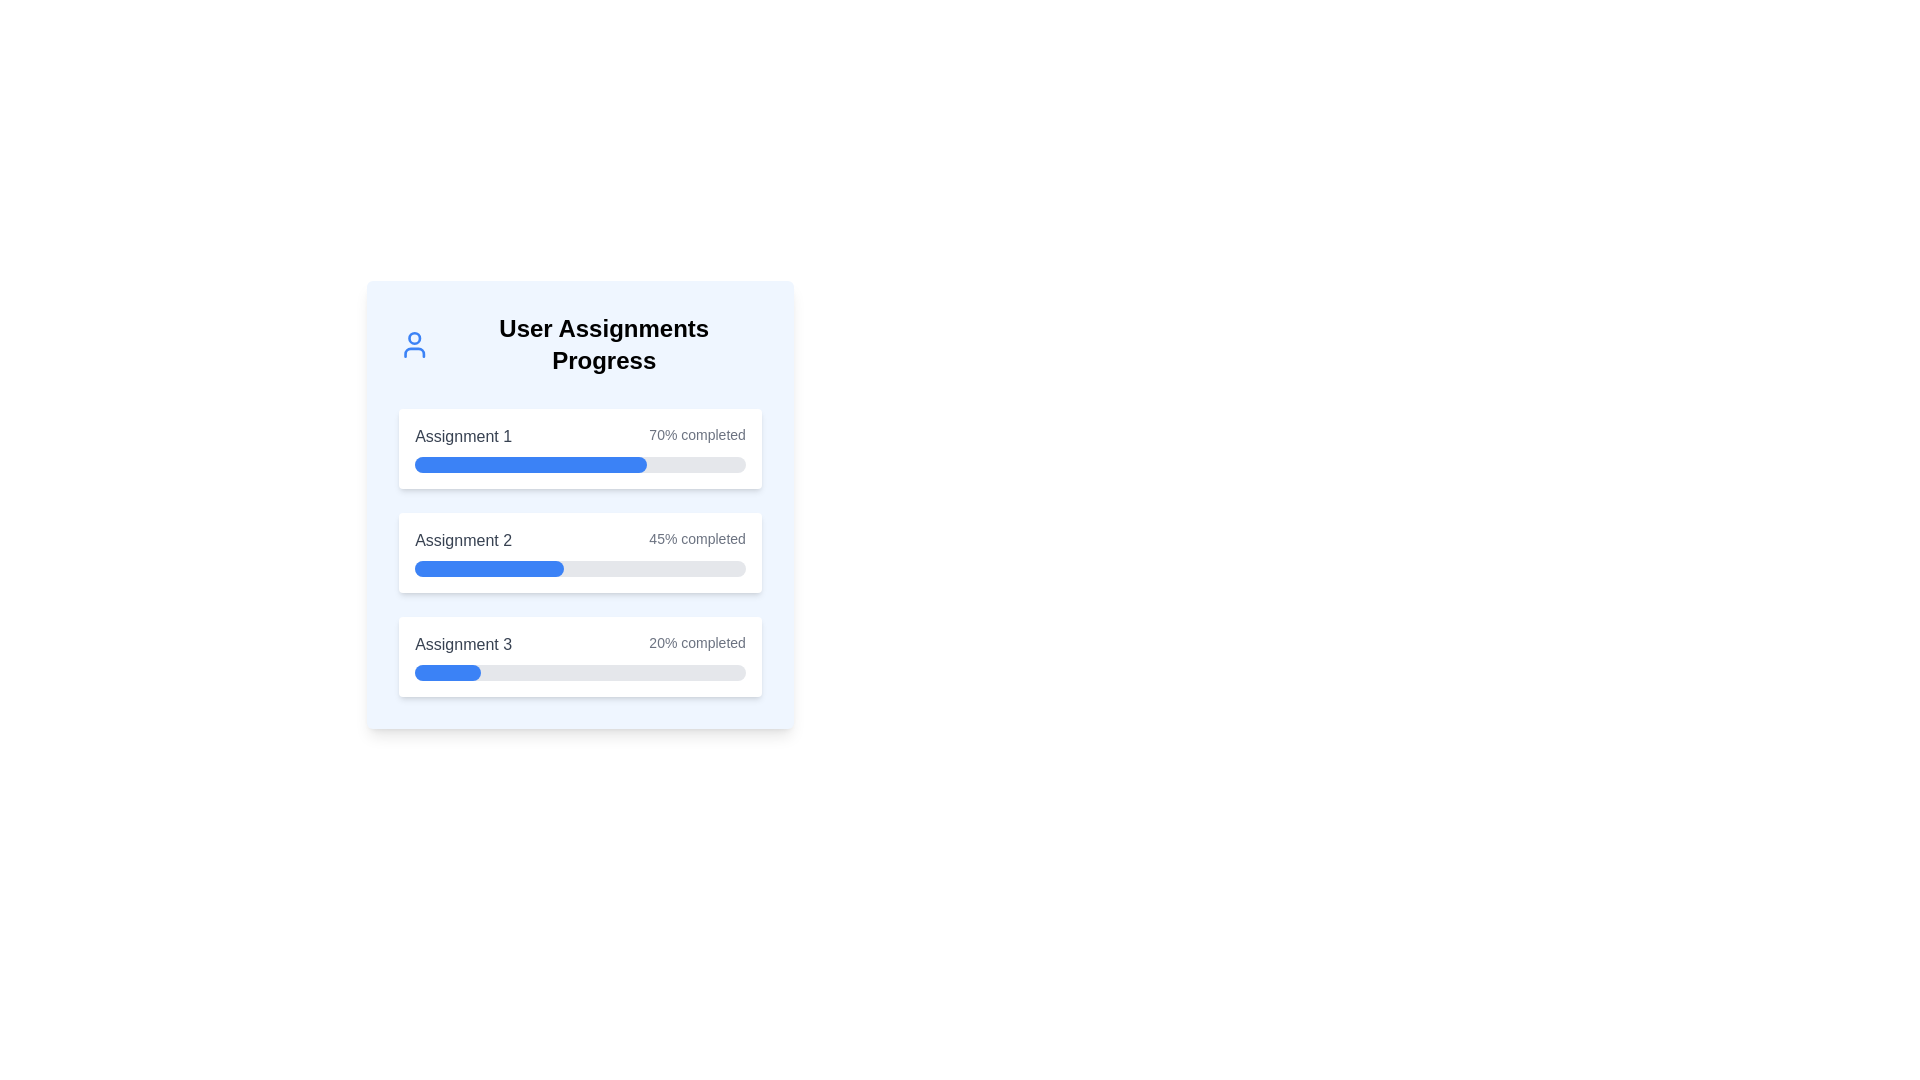 The height and width of the screenshot is (1080, 1920). Describe the element at coordinates (579, 644) in the screenshot. I see `the informational block element titled 'Assignment 3' which displays the completion status '20% completed' on the right side` at that location.